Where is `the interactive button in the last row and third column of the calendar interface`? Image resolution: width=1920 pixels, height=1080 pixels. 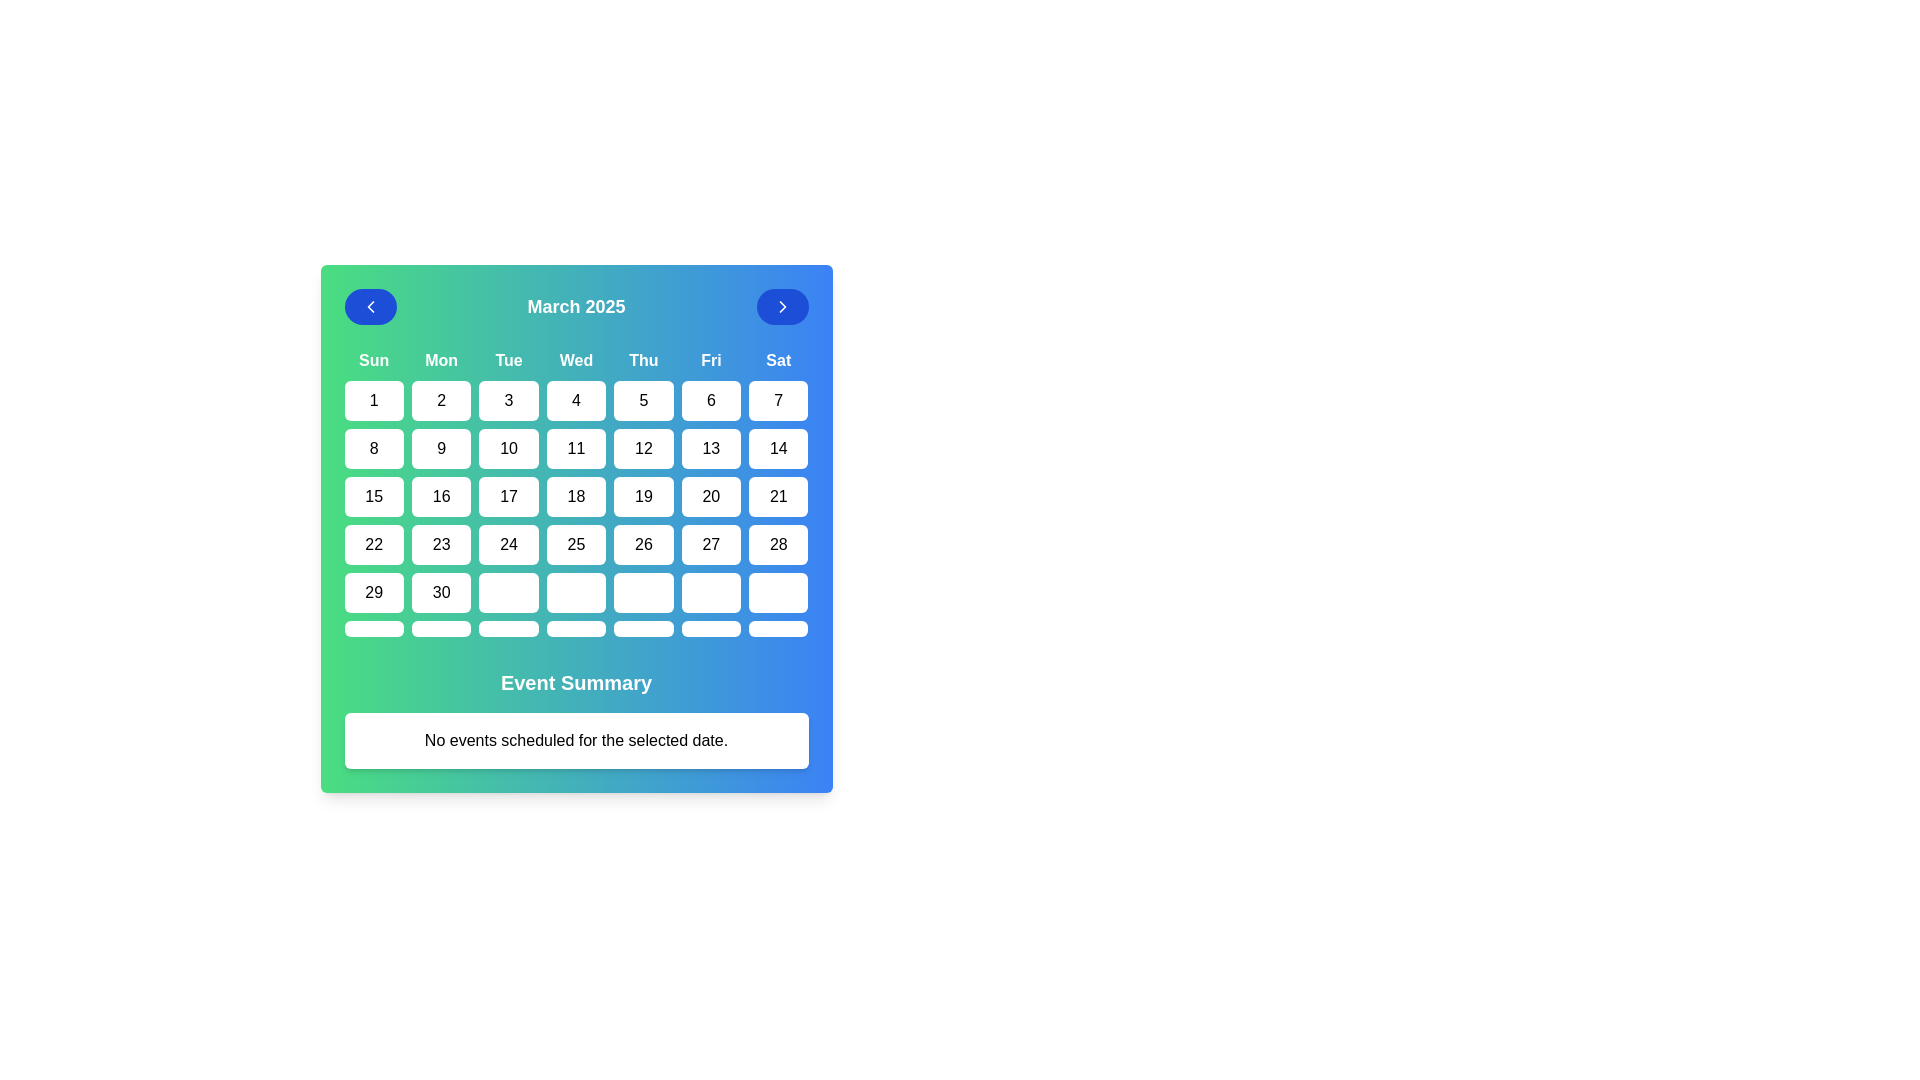 the interactive button in the last row and third column of the calendar interface is located at coordinates (508, 627).